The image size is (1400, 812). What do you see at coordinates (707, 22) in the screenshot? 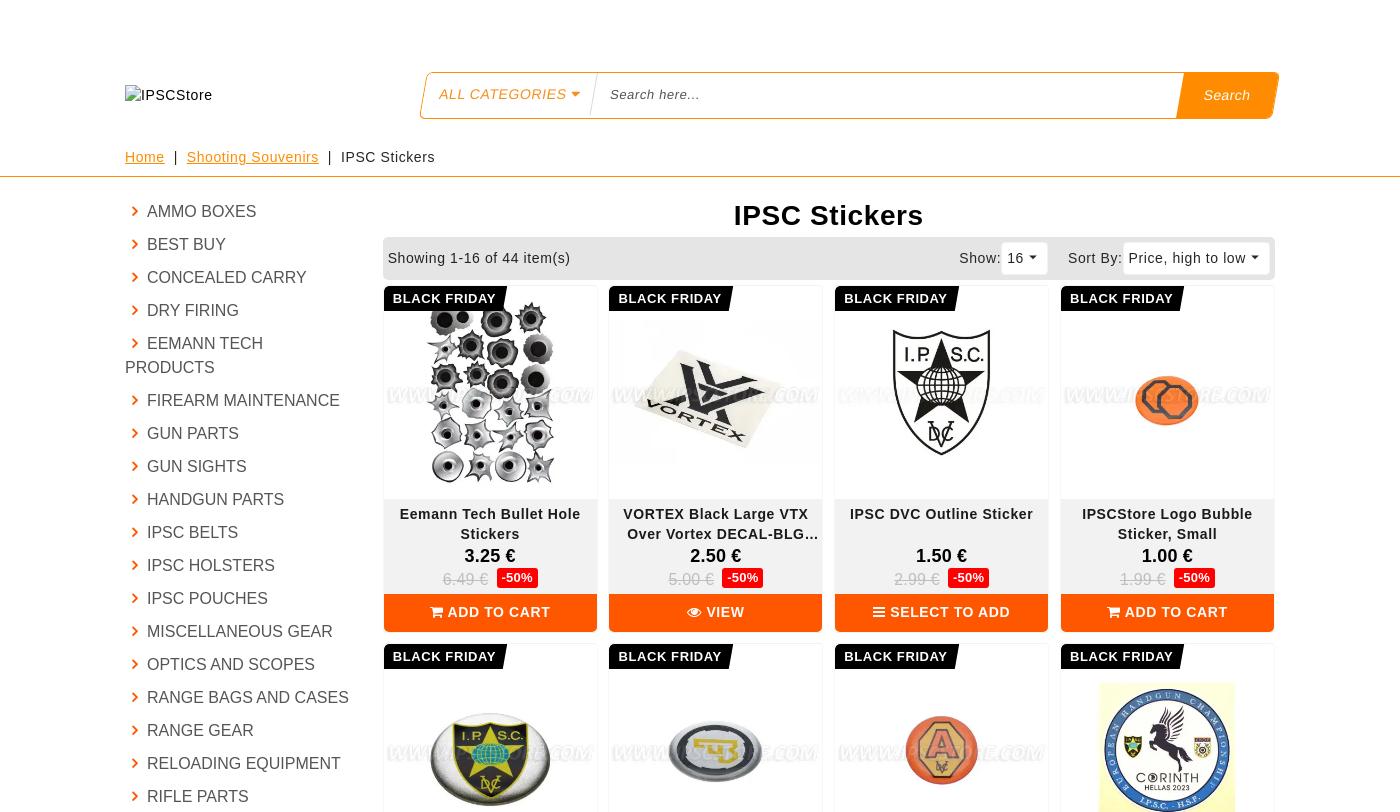
I see `'IPSC RULES AMENDMENTS'` at bounding box center [707, 22].